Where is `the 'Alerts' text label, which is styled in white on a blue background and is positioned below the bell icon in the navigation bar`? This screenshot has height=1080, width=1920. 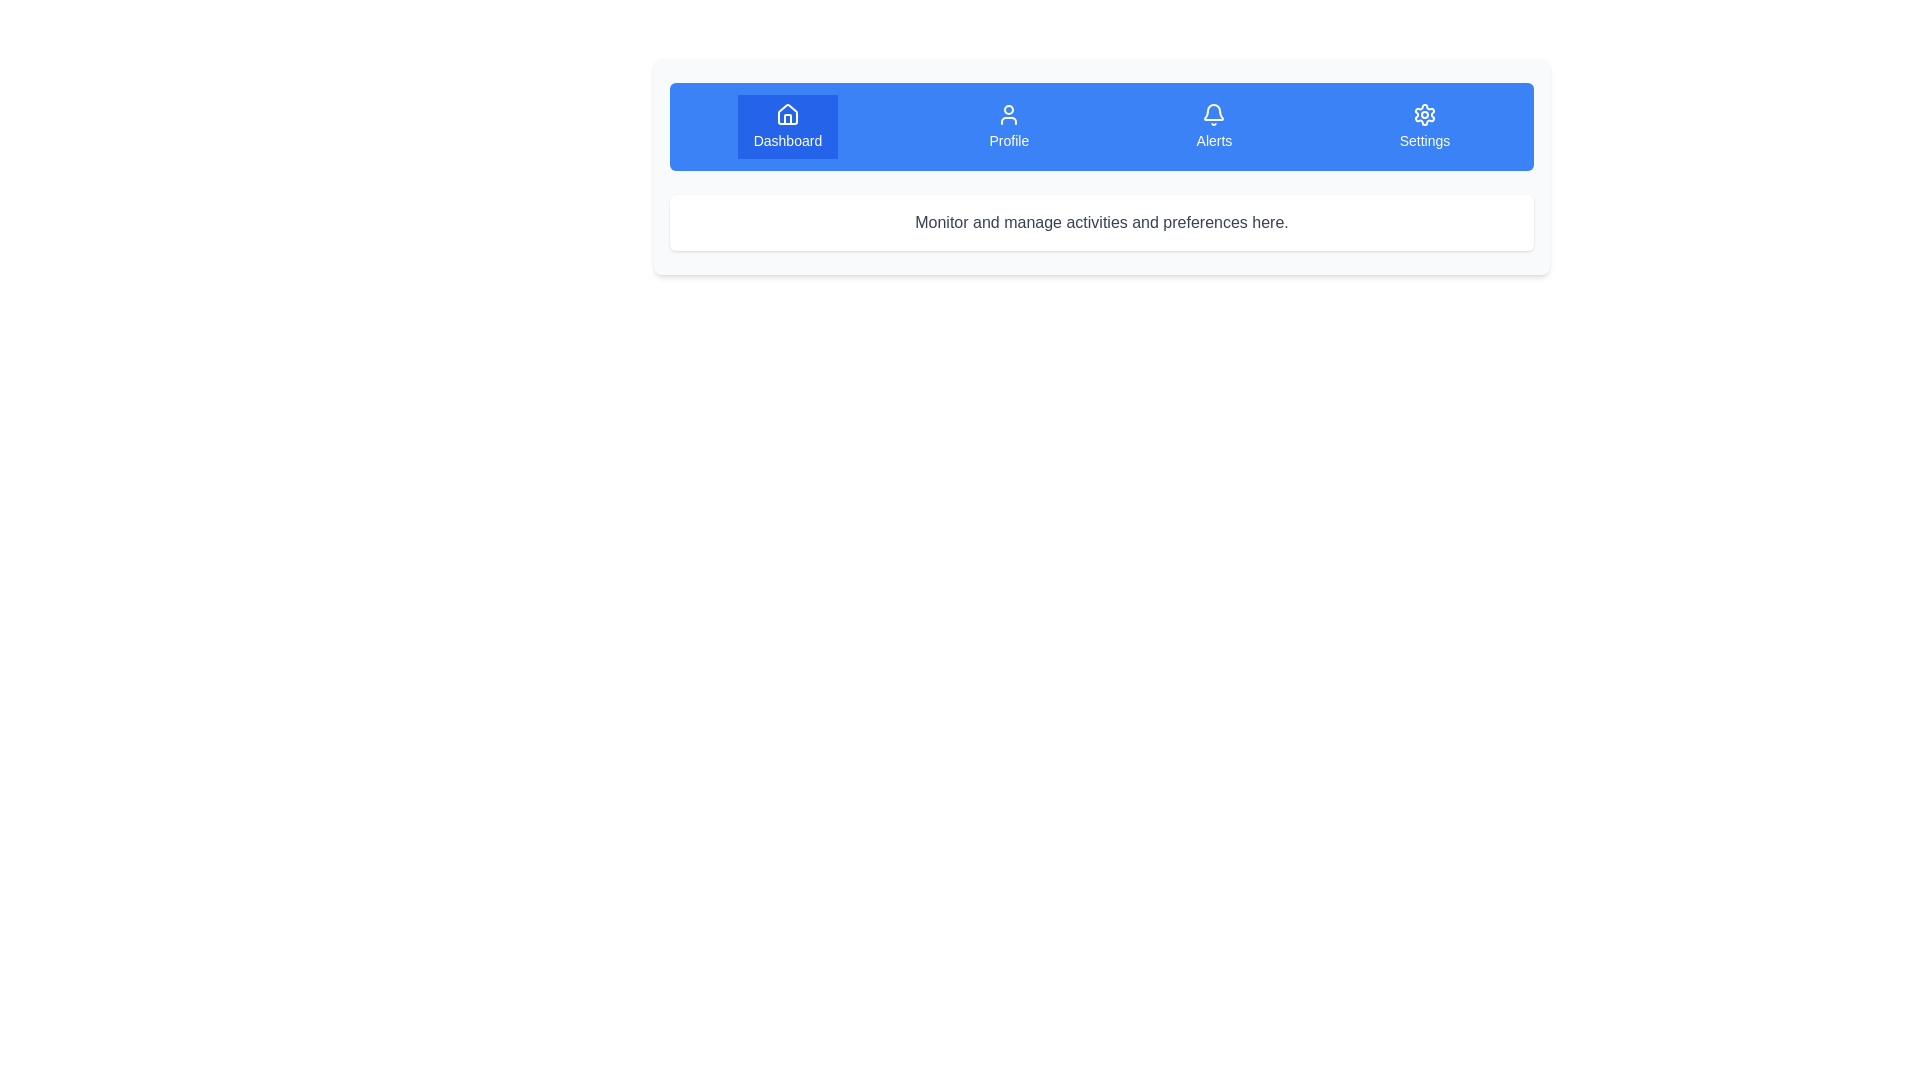 the 'Alerts' text label, which is styled in white on a blue background and is positioned below the bell icon in the navigation bar is located at coordinates (1213, 140).